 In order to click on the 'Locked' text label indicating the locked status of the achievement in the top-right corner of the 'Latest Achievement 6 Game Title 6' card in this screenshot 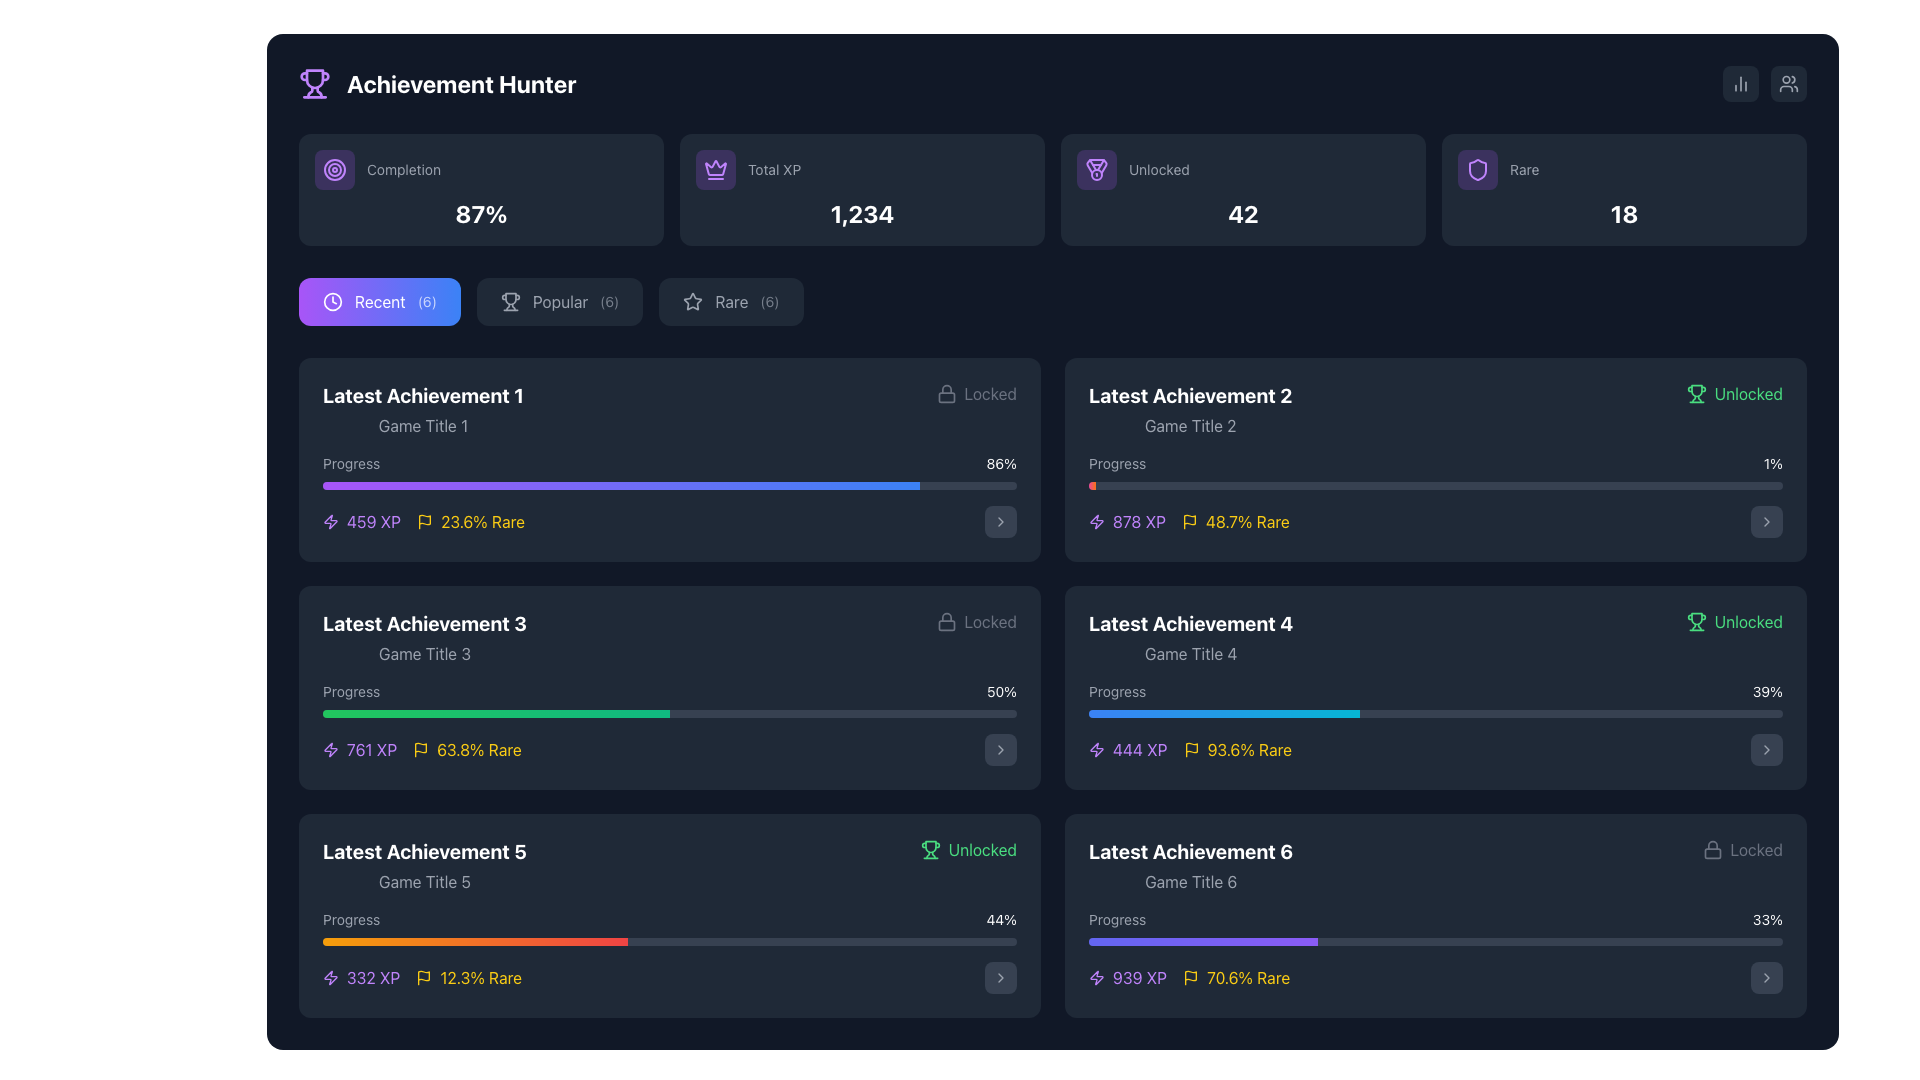, I will do `click(990, 620)`.